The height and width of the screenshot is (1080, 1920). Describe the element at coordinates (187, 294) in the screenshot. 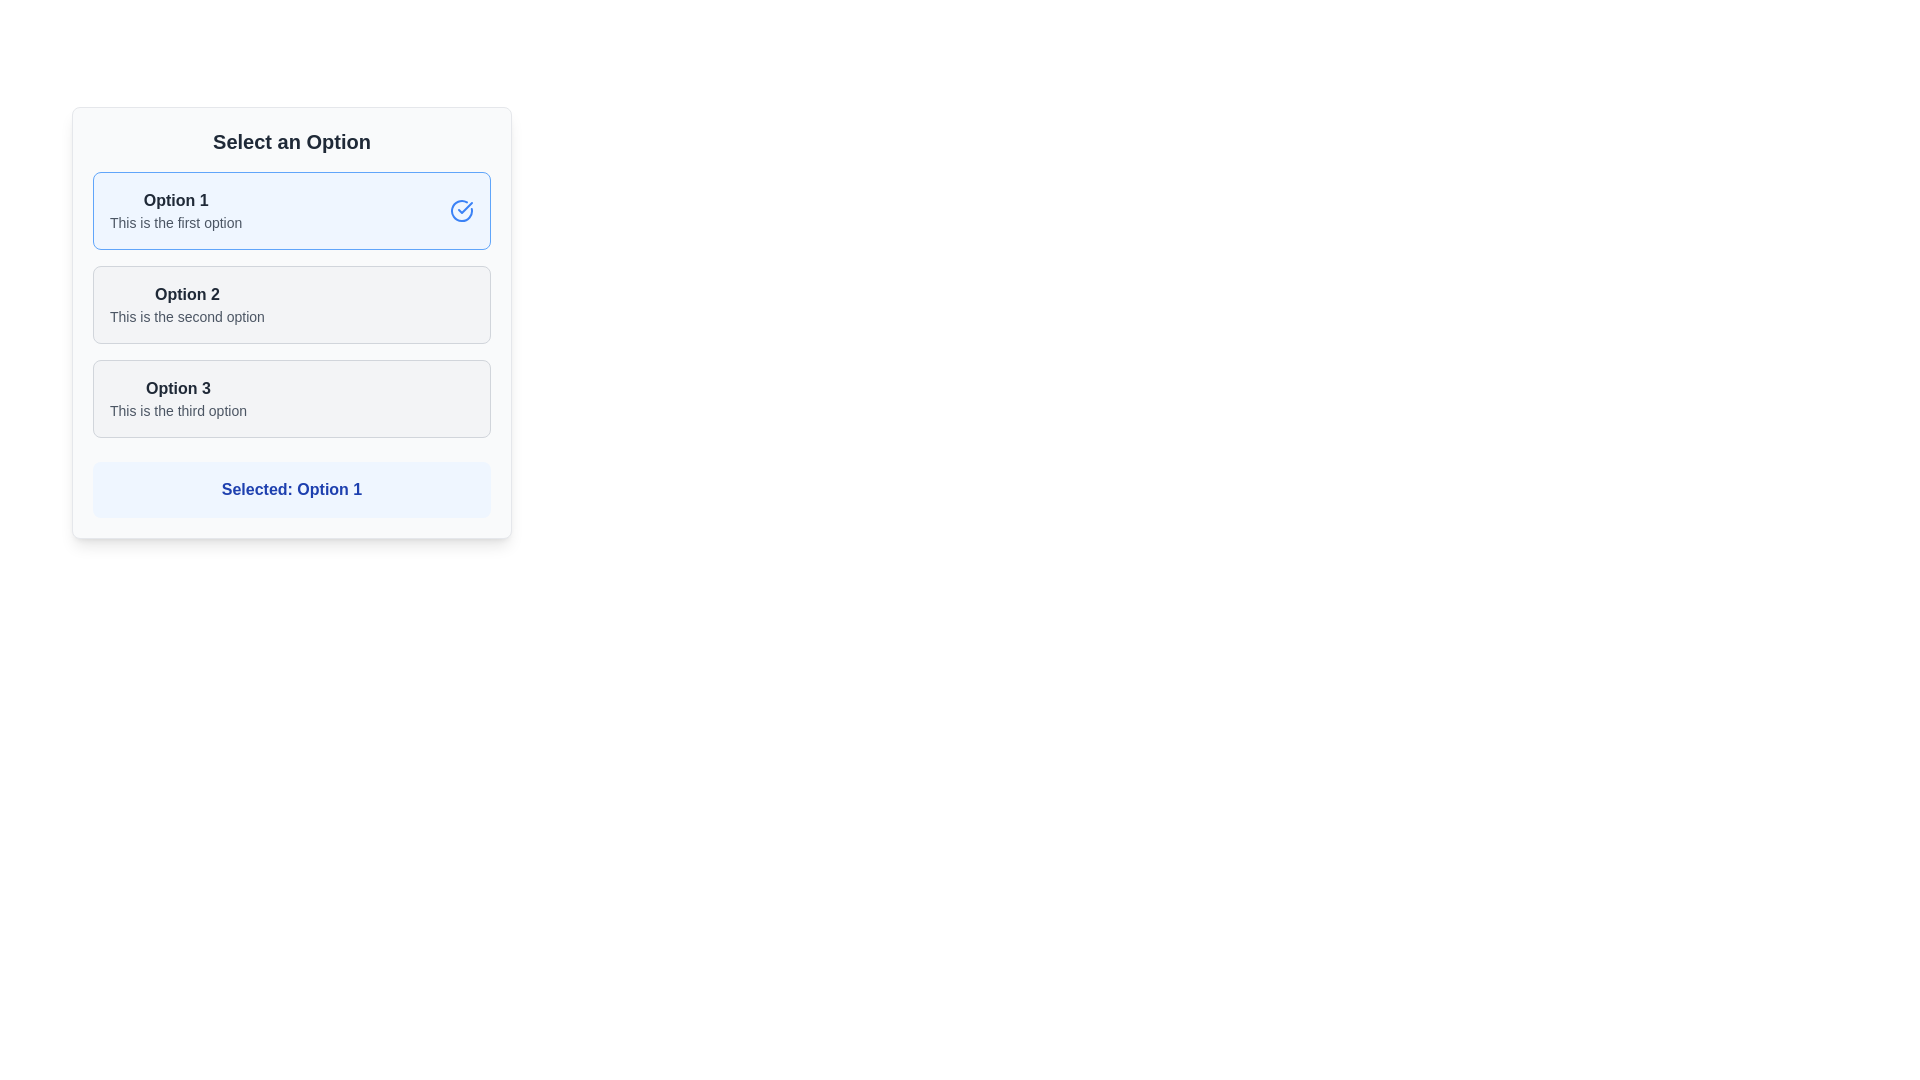

I see `bold dark gray text label that reads 'Option 2', which signifies the title for the second selectable option in the grouping` at that location.